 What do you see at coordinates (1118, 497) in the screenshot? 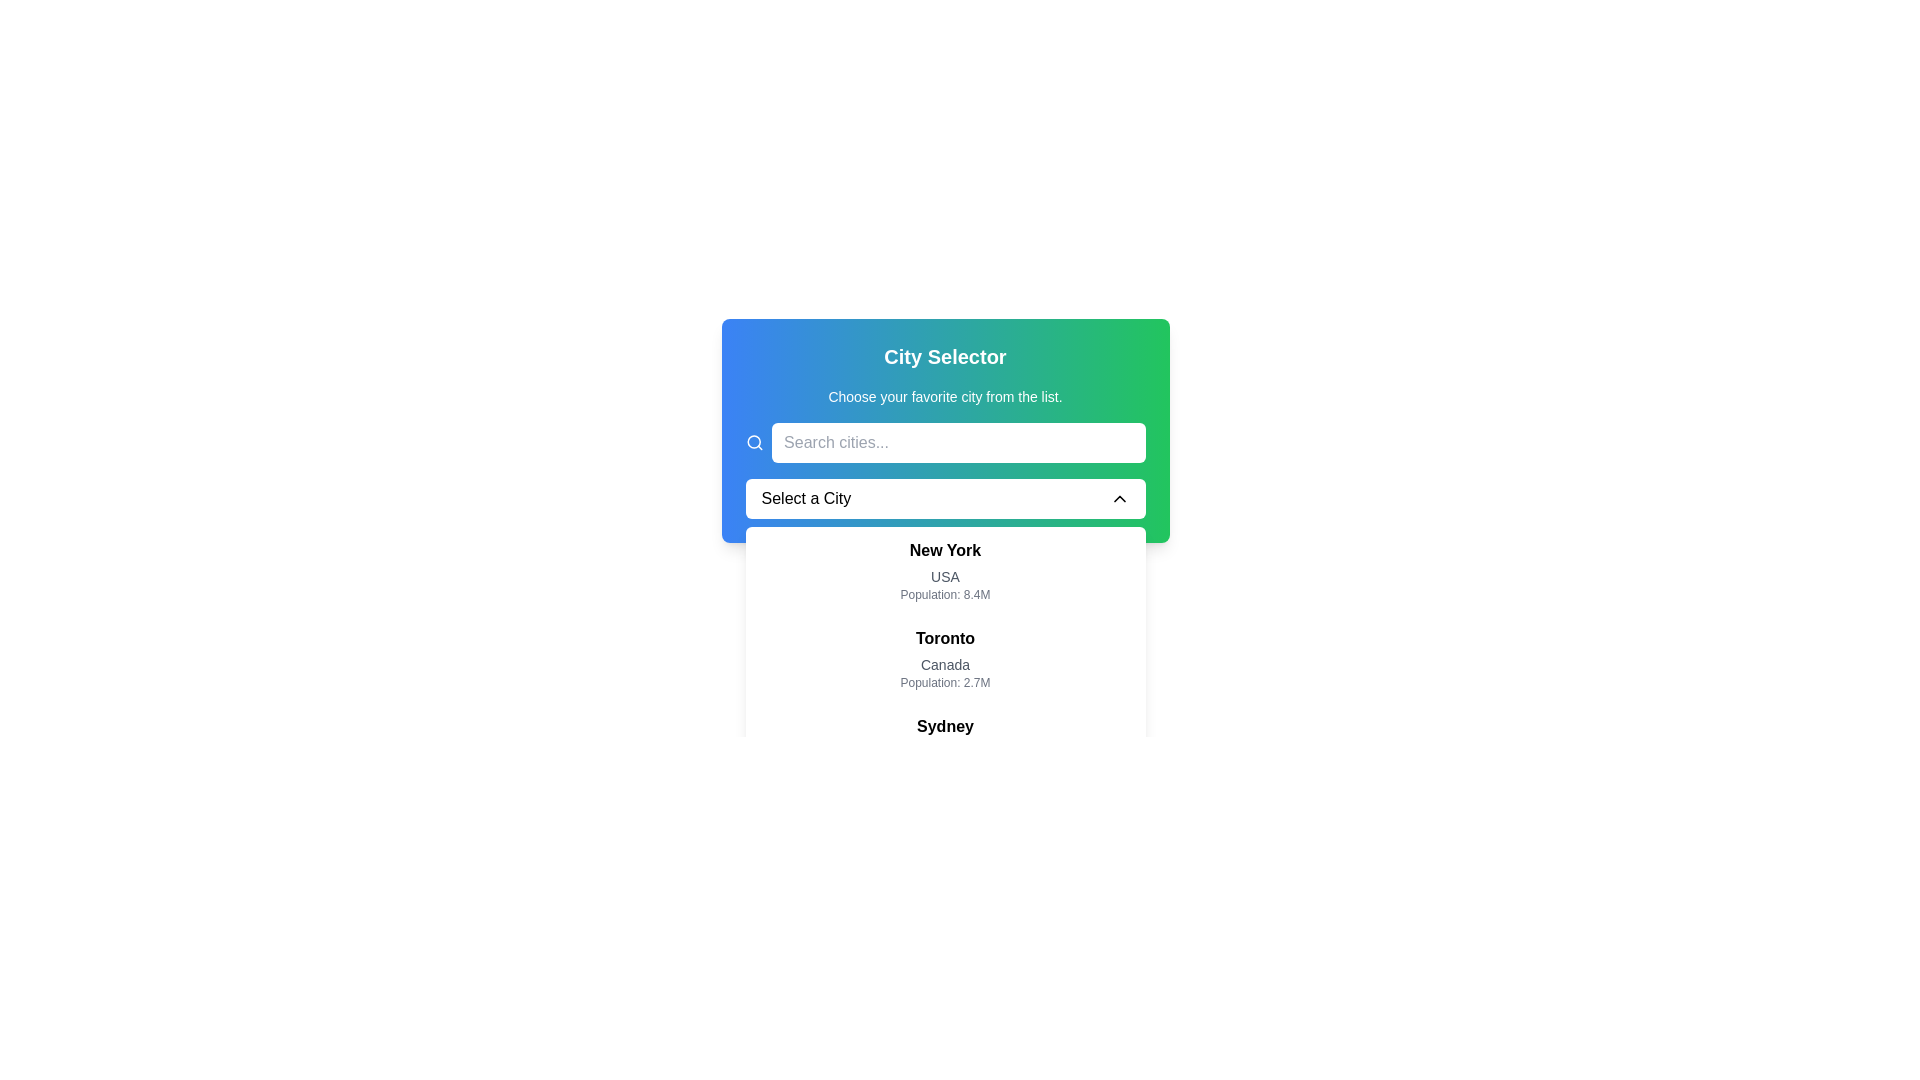
I see `the icon indicating the state of the dropdown menu next to the 'Select a City' dropdown to emphasize it visually` at bounding box center [1118, 497].